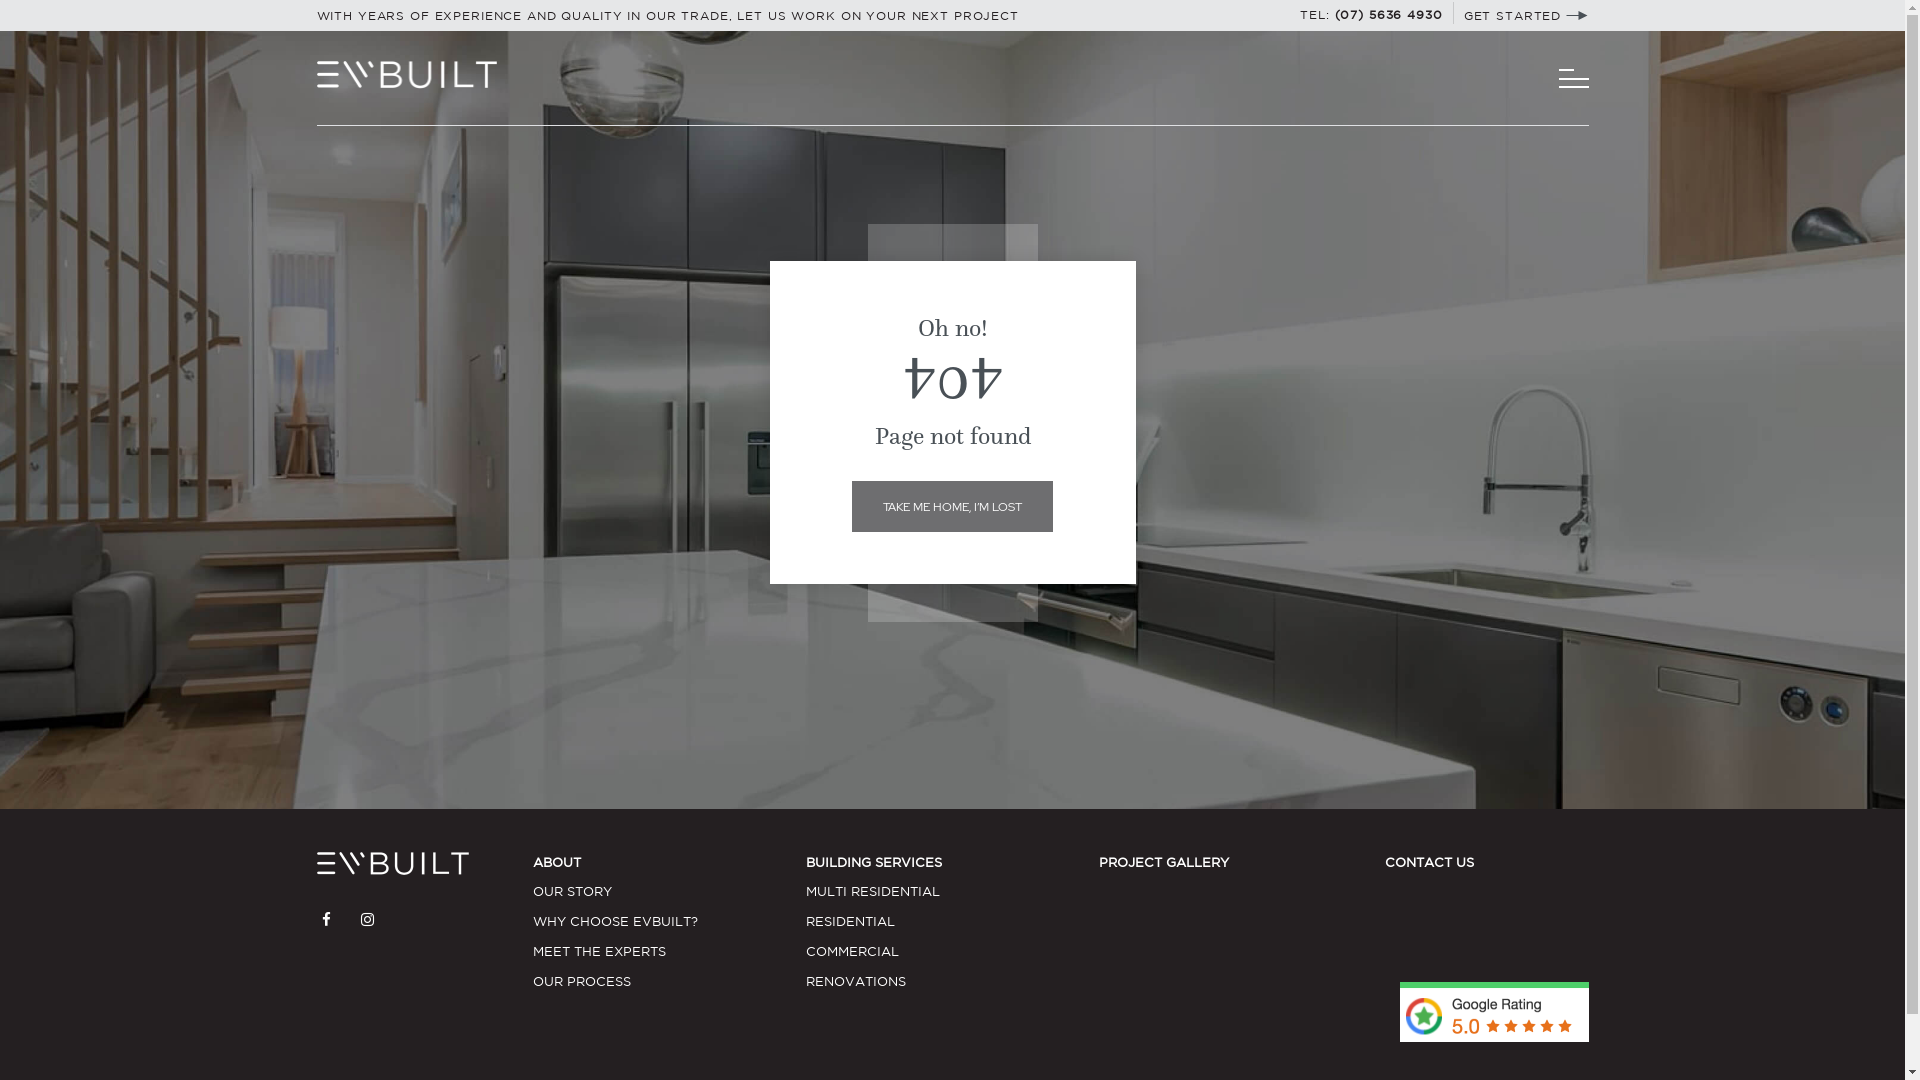 This screenshot has width=1920, height=1080. Describe the element at coordinates (1428, 861) in the screenshot. I see `'CONTACT US'` at that location.